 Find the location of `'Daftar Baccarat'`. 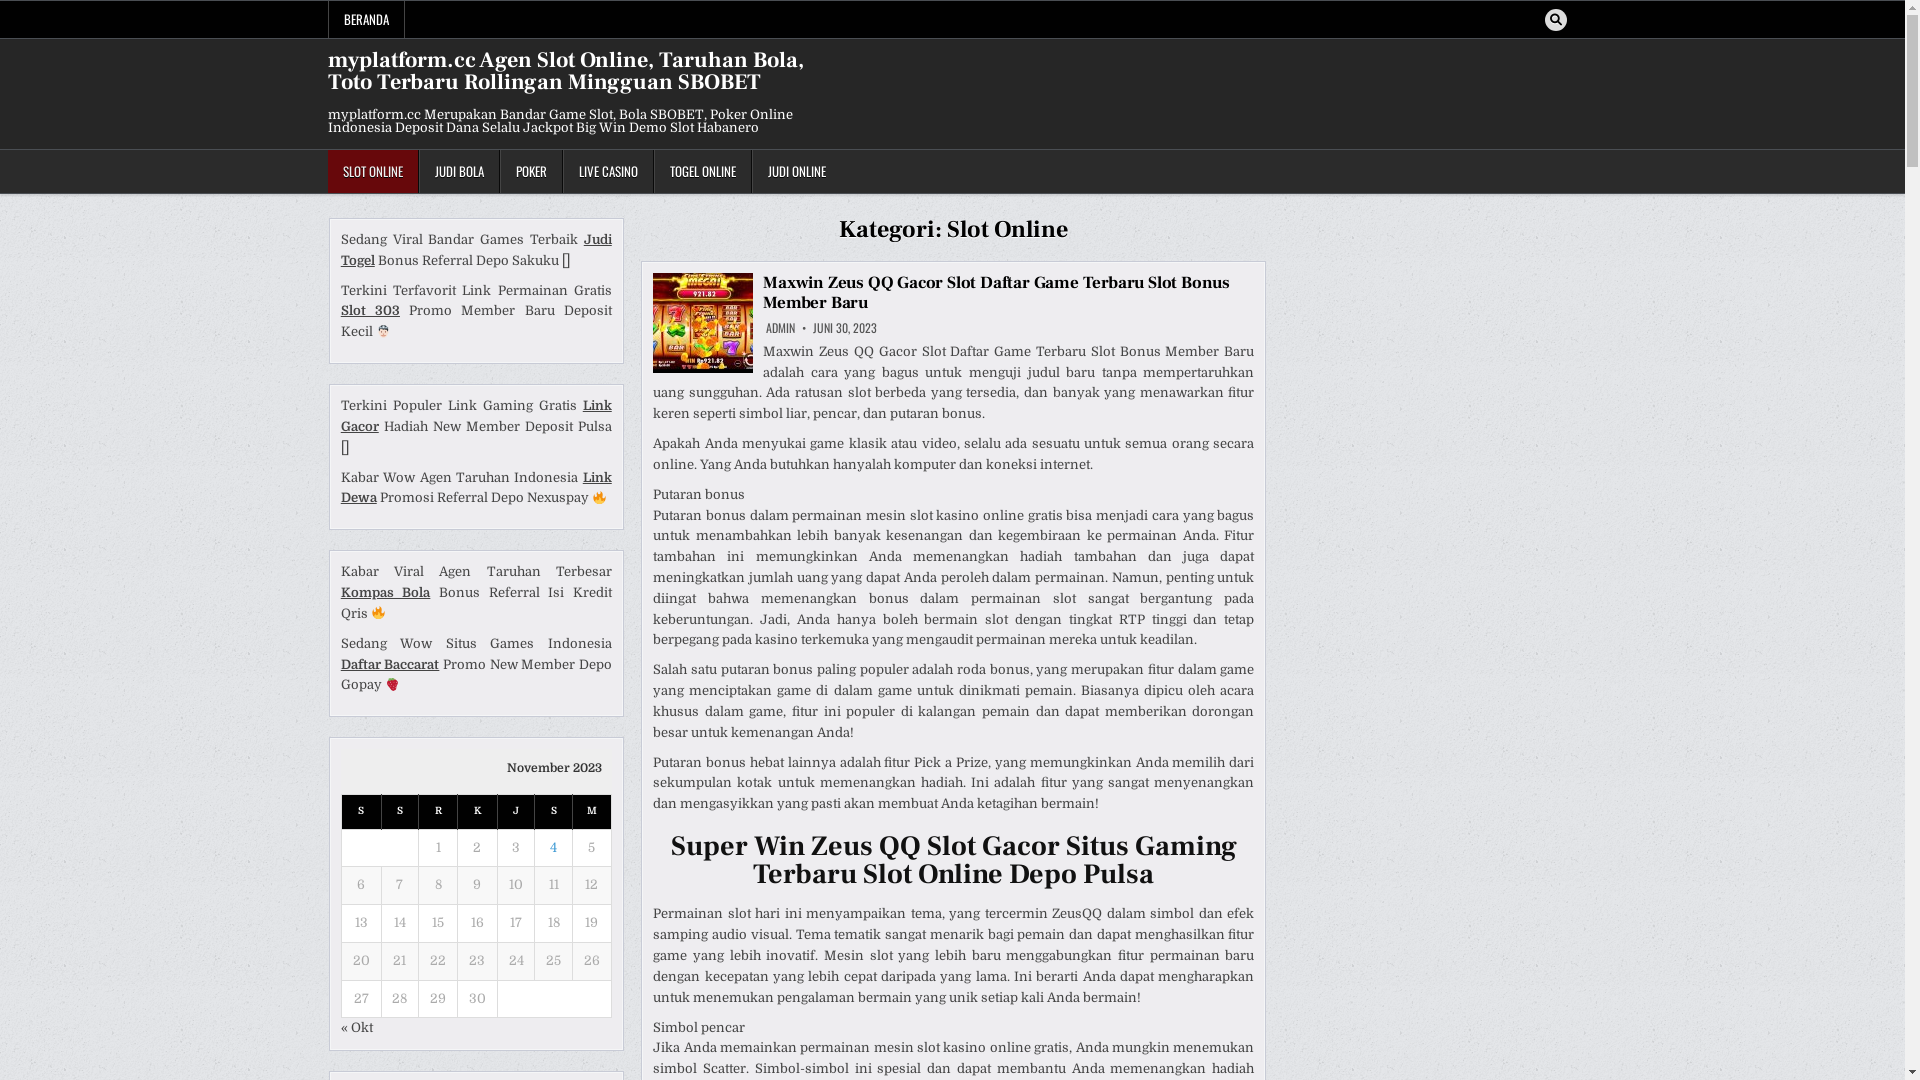

'Daftar Baccarat' is located at coordinates (340, 664).